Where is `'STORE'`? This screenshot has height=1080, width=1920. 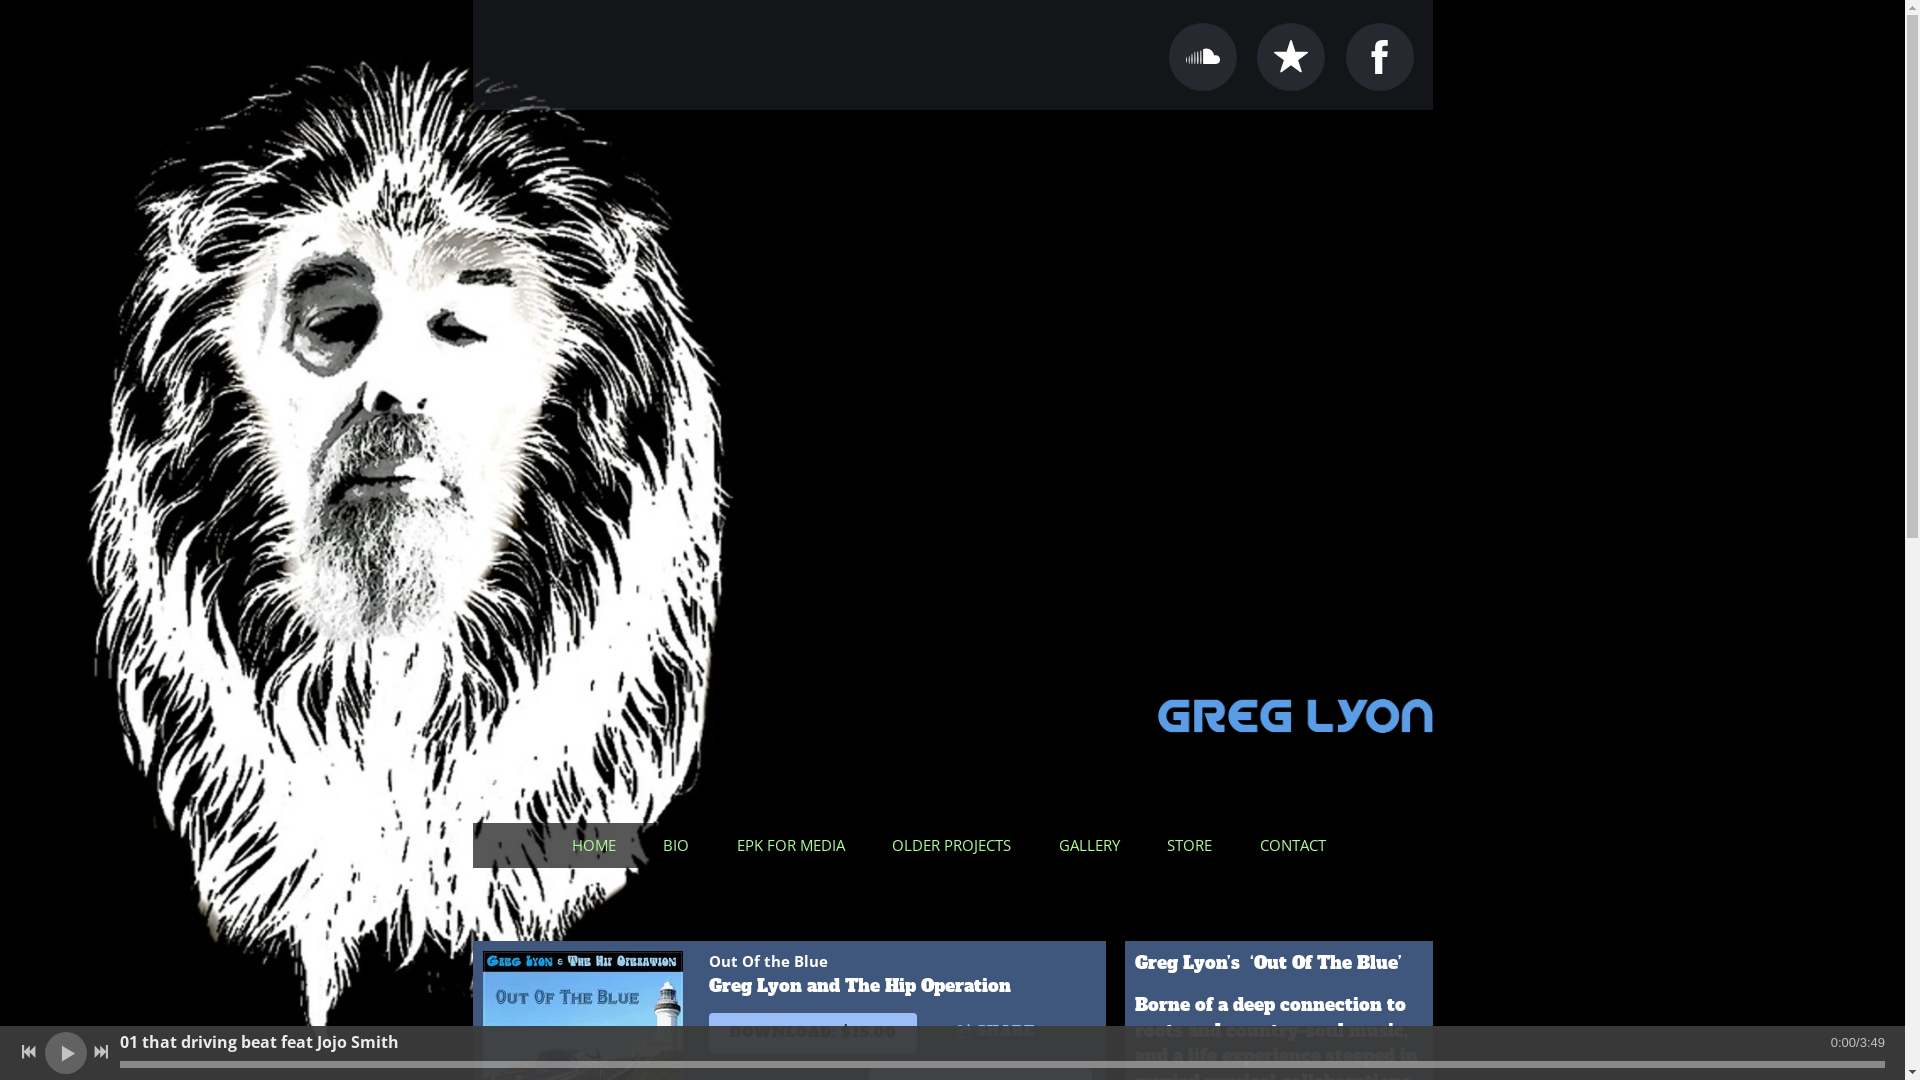 'STORE' is located at coordinates (1193, 845).